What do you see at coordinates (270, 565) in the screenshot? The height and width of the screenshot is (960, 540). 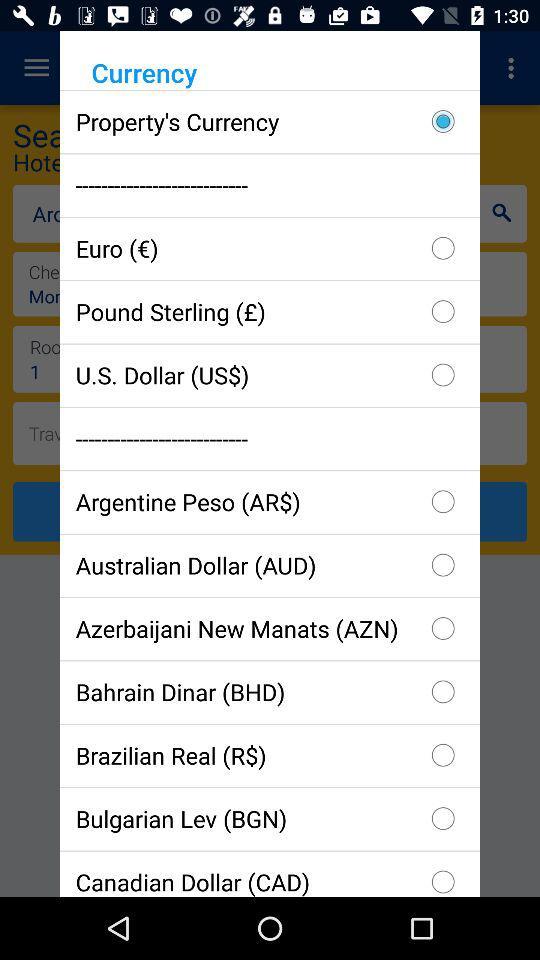 I see `item below the argentine peso (ar$) checkbox` at bounding box center [270, 565].